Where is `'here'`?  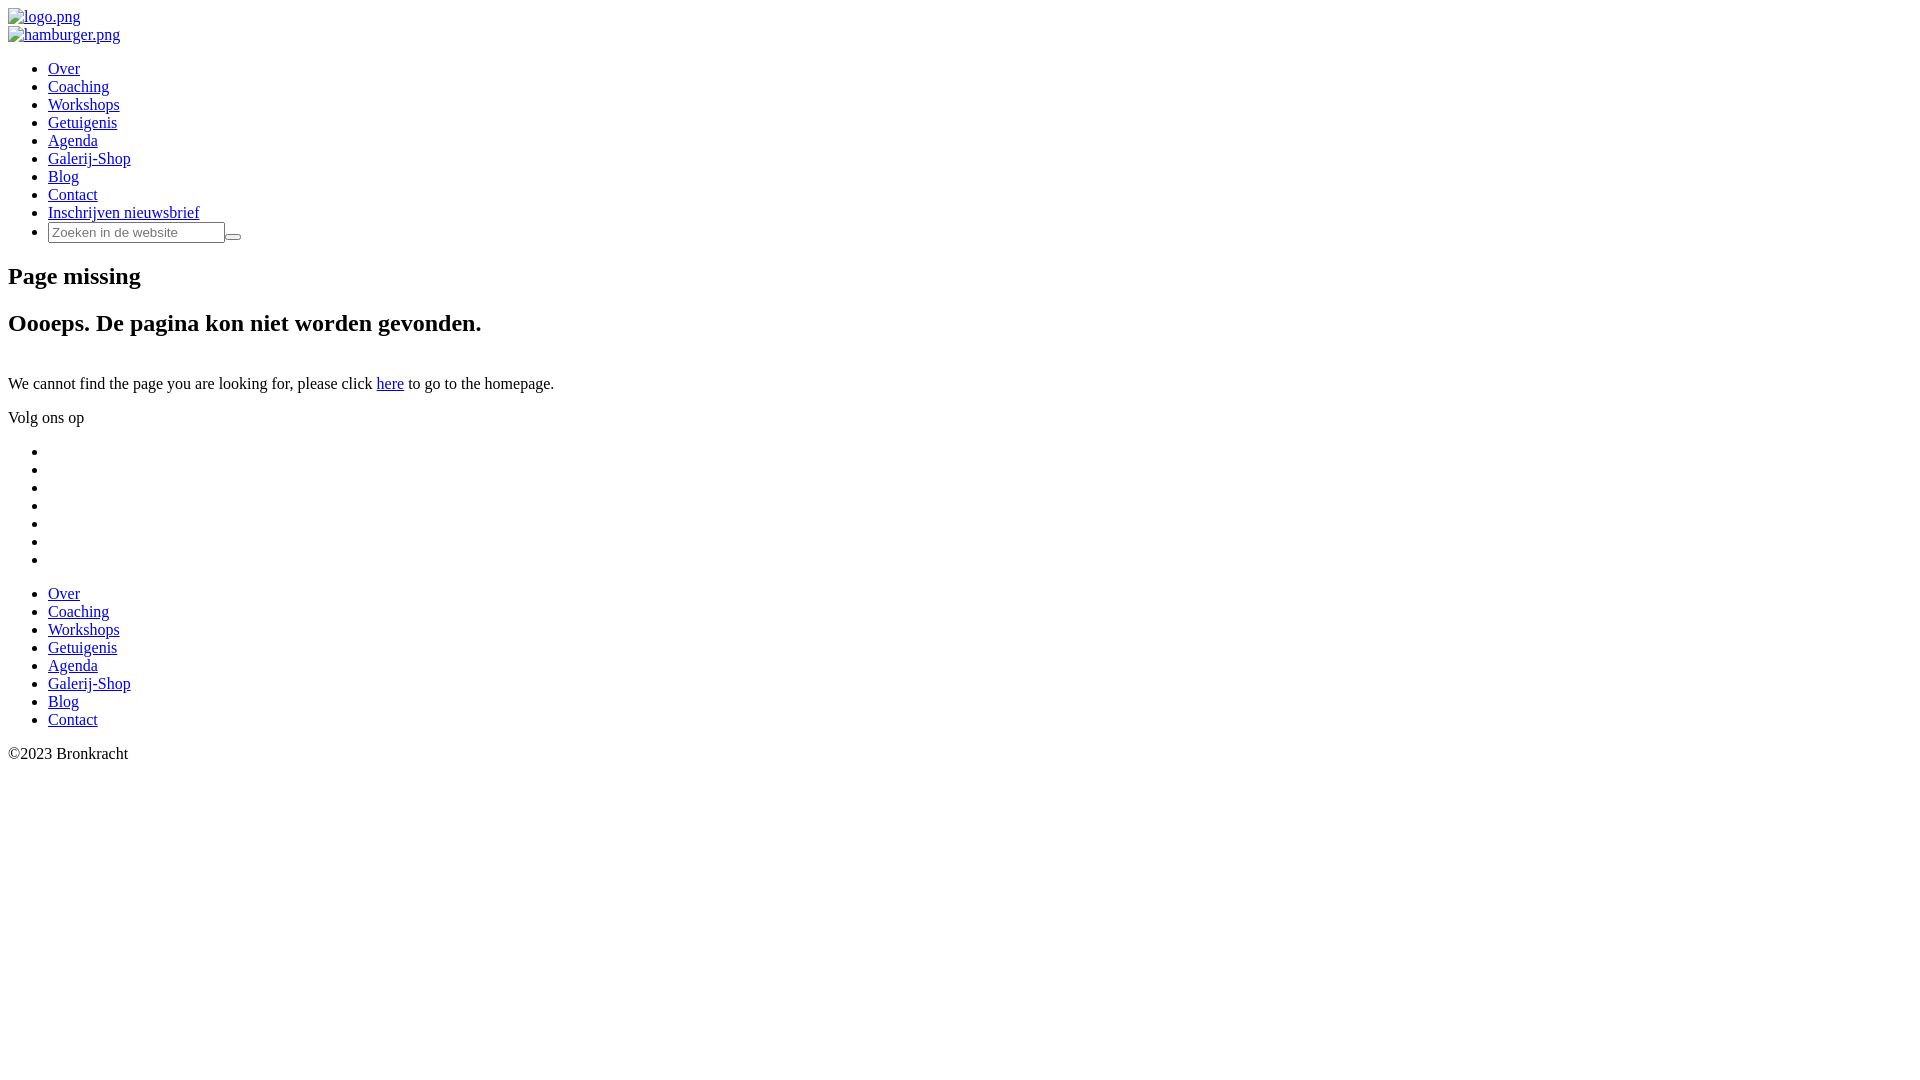 'here' is located at coordinates (390, 383).